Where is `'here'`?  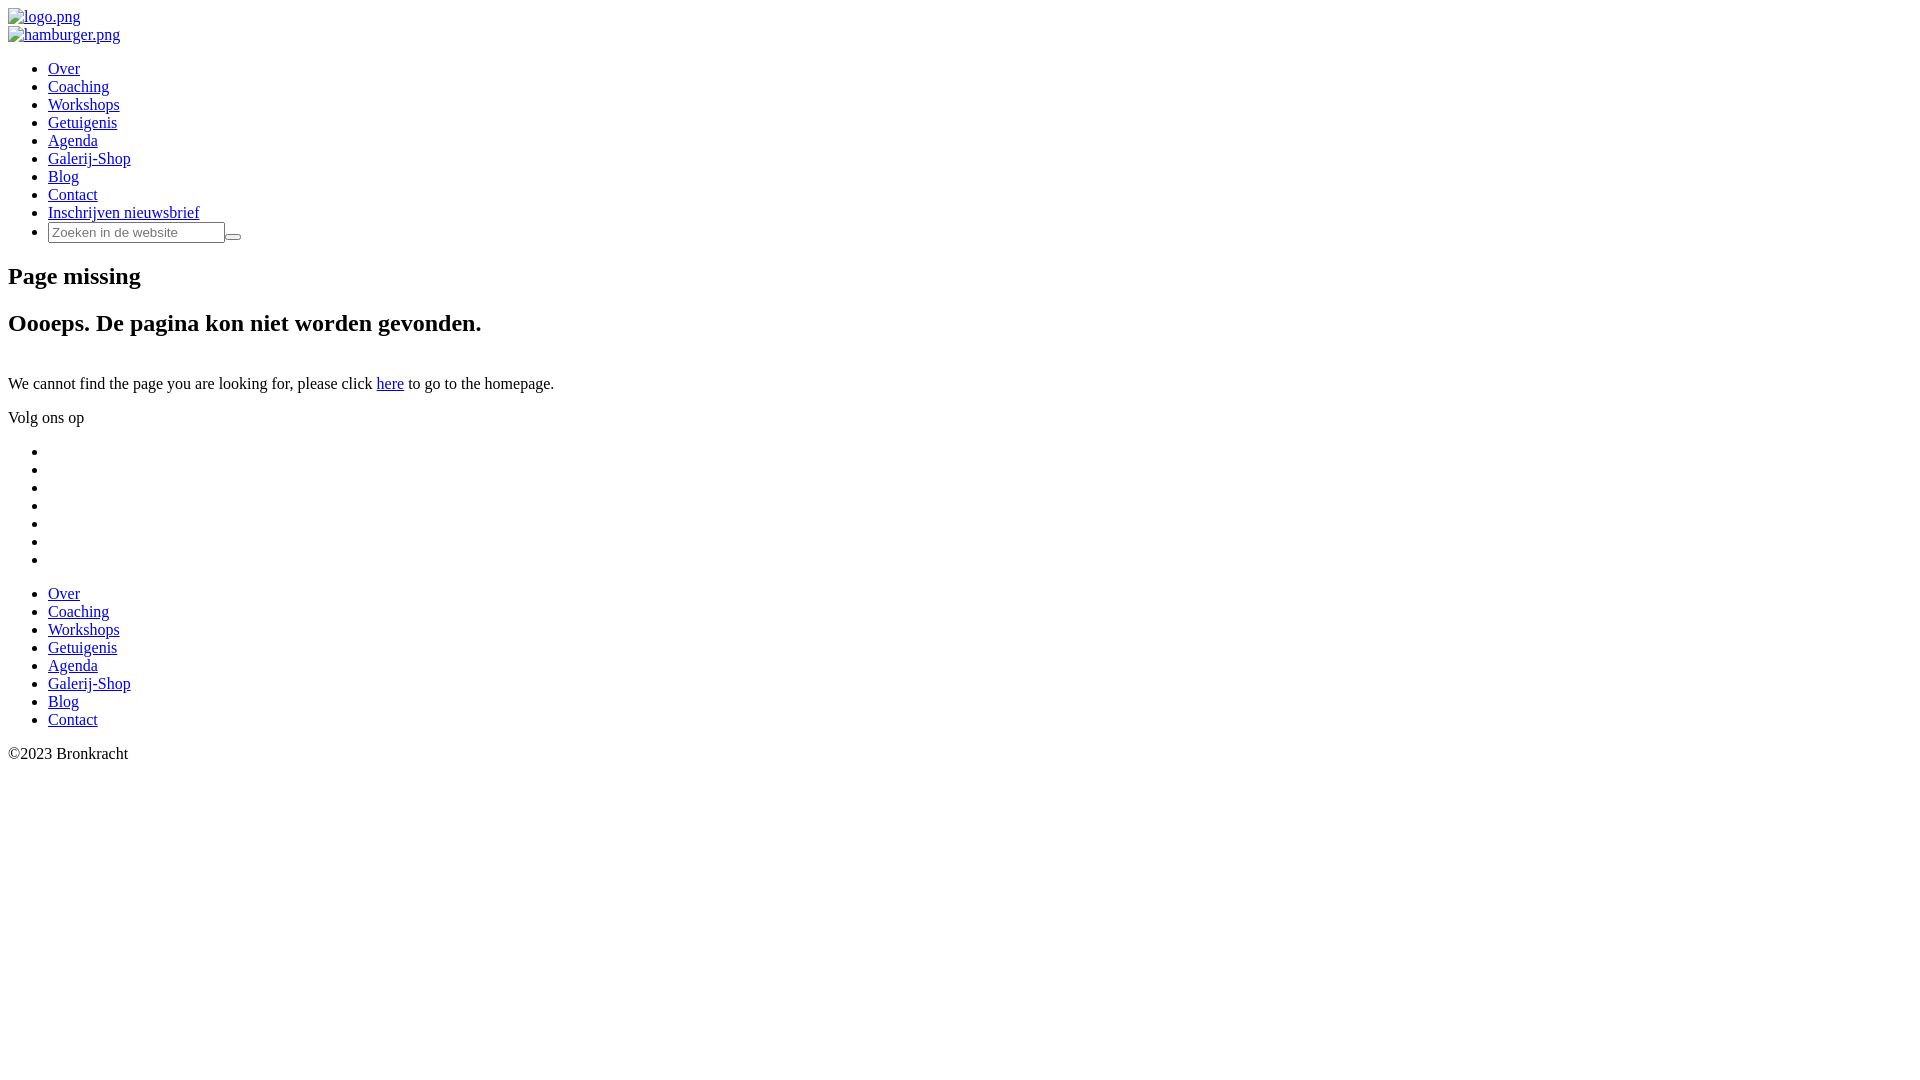 'here' is located at coordinates (390, 383).